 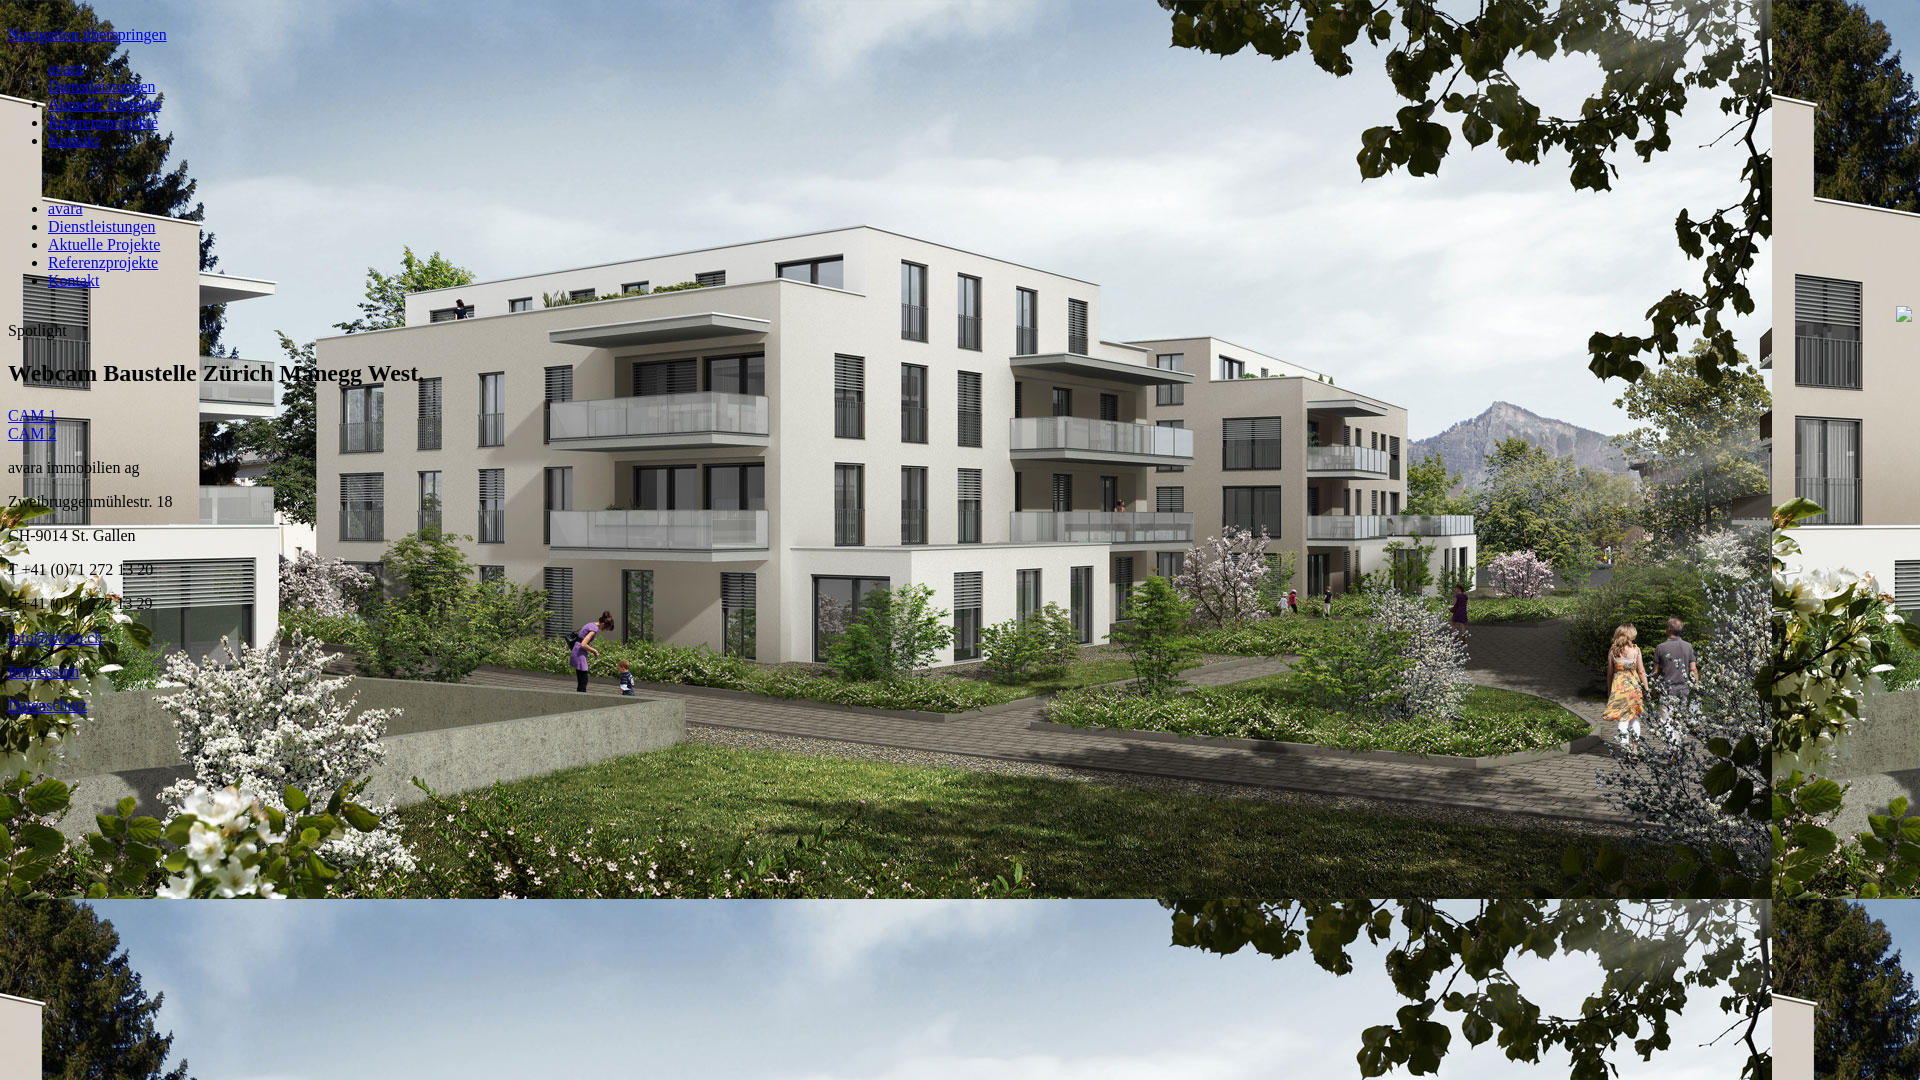 I want to click on 'Dienstleistungen', so click(x=48, y=225).